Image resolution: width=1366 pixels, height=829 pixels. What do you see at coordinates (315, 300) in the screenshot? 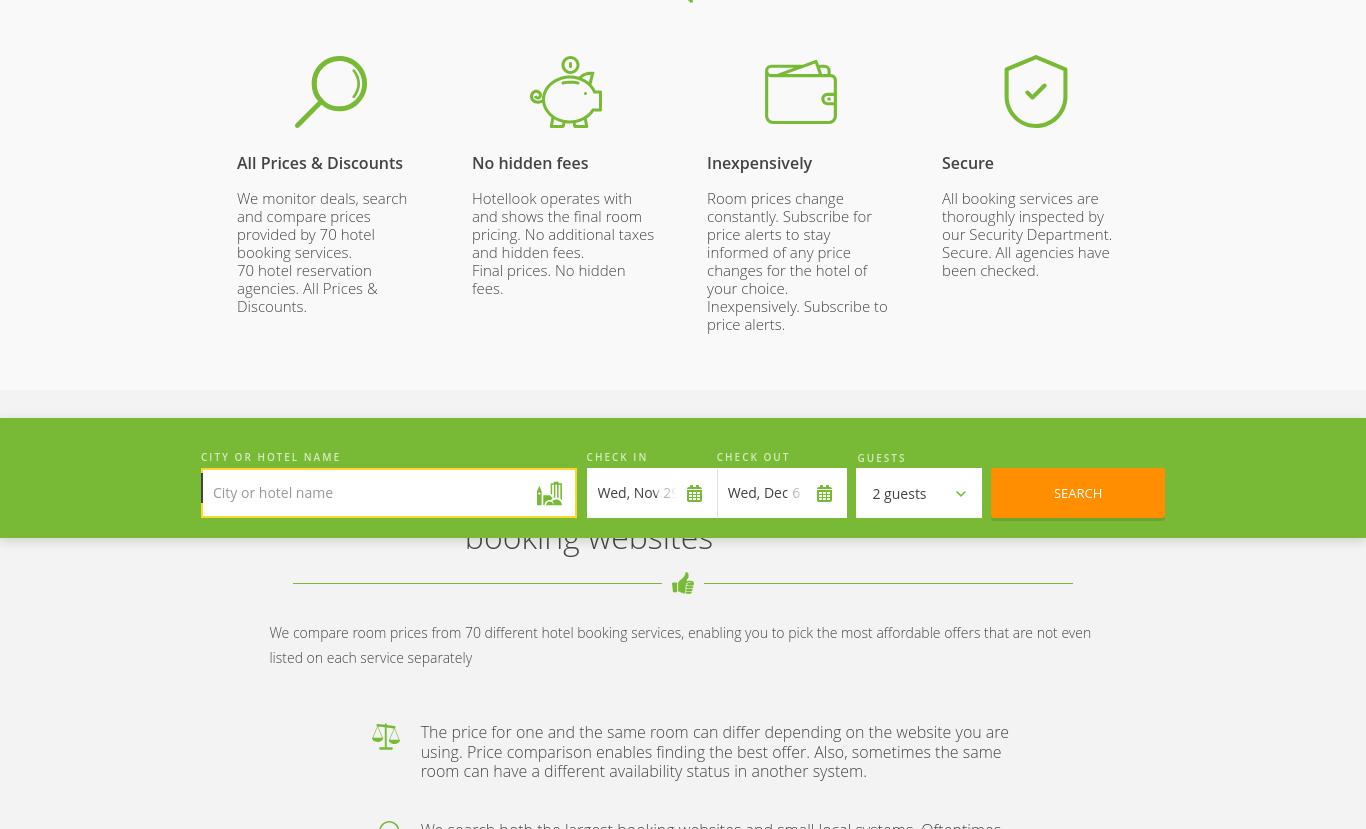
I see `'Hotellook – hotel price comparison engine. Find a discount and save up to 60%!'` at bounding box center [315, 300].